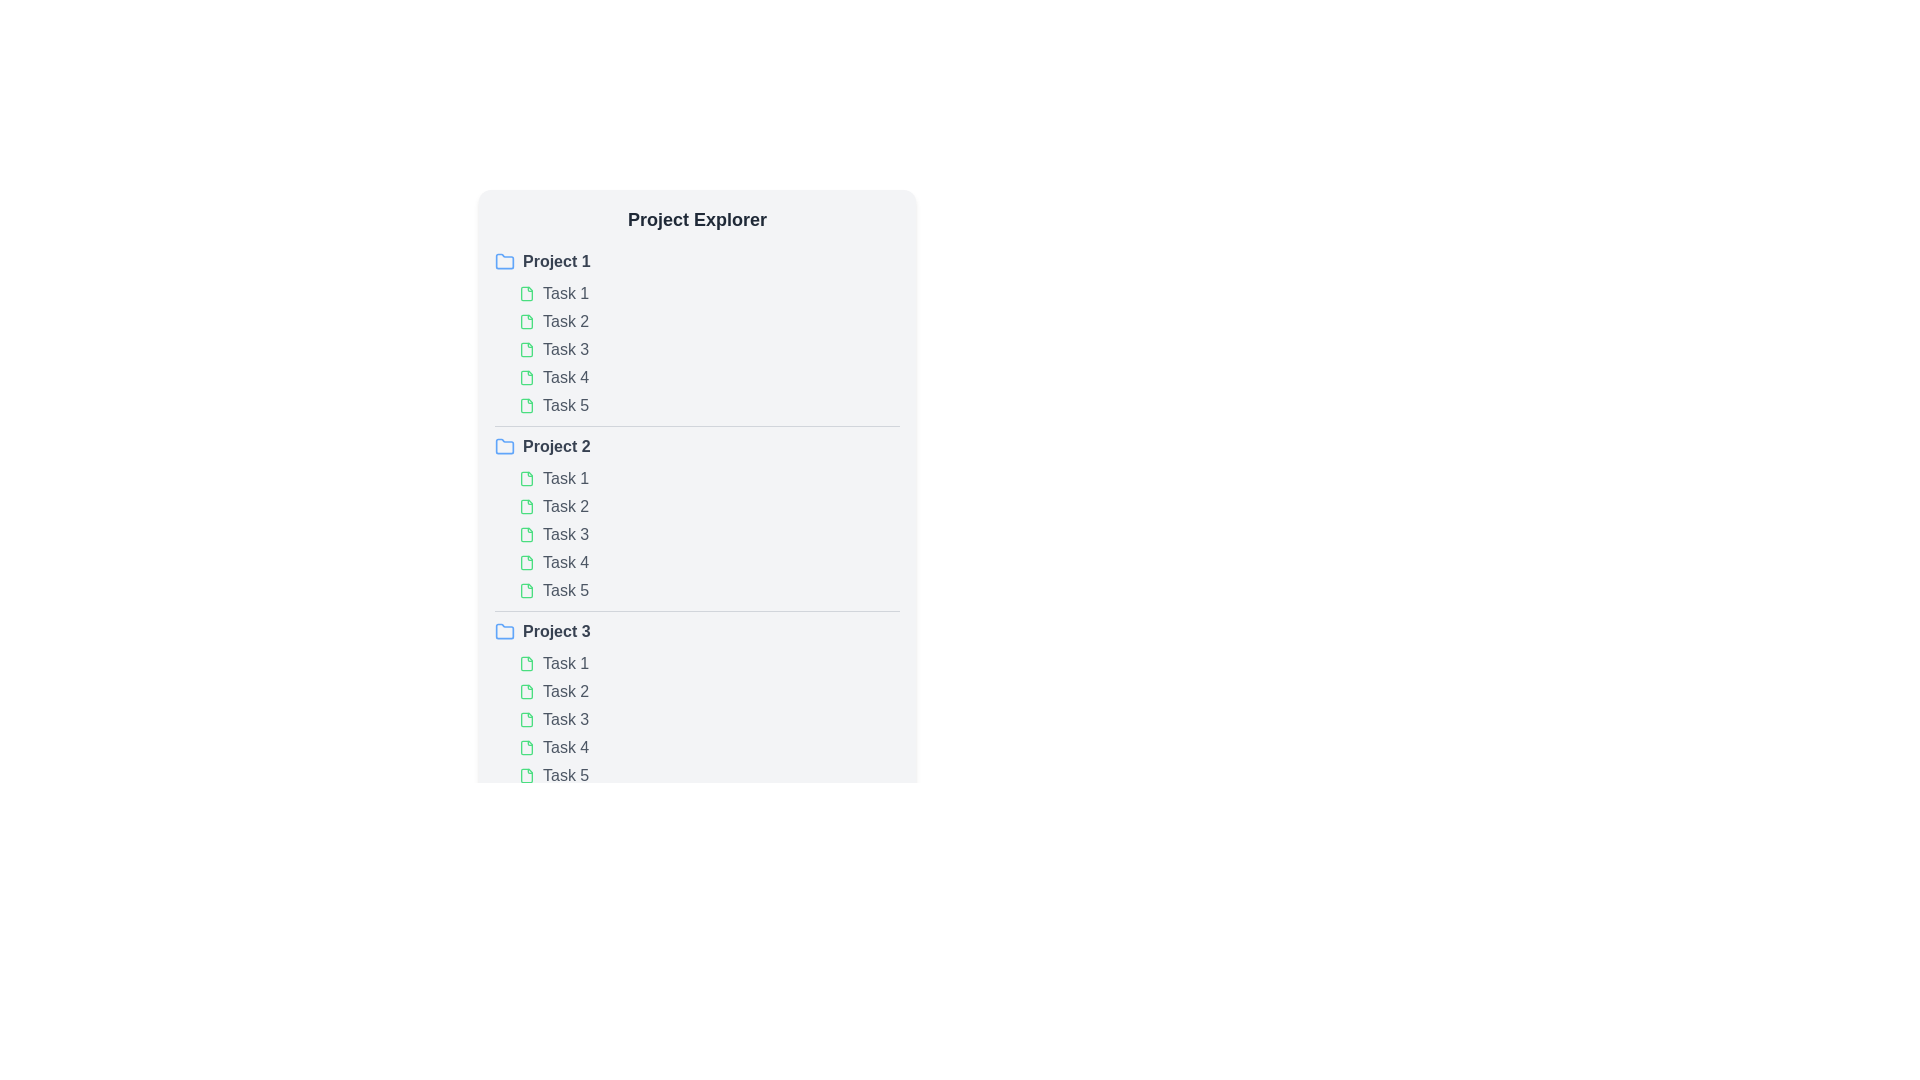 The image size is (1920, 1080). I want to click on the folder icon associated with 'Project 3' in the 'Project Explorer', which is positioned before the text 'Project 3', so click(504, 632).